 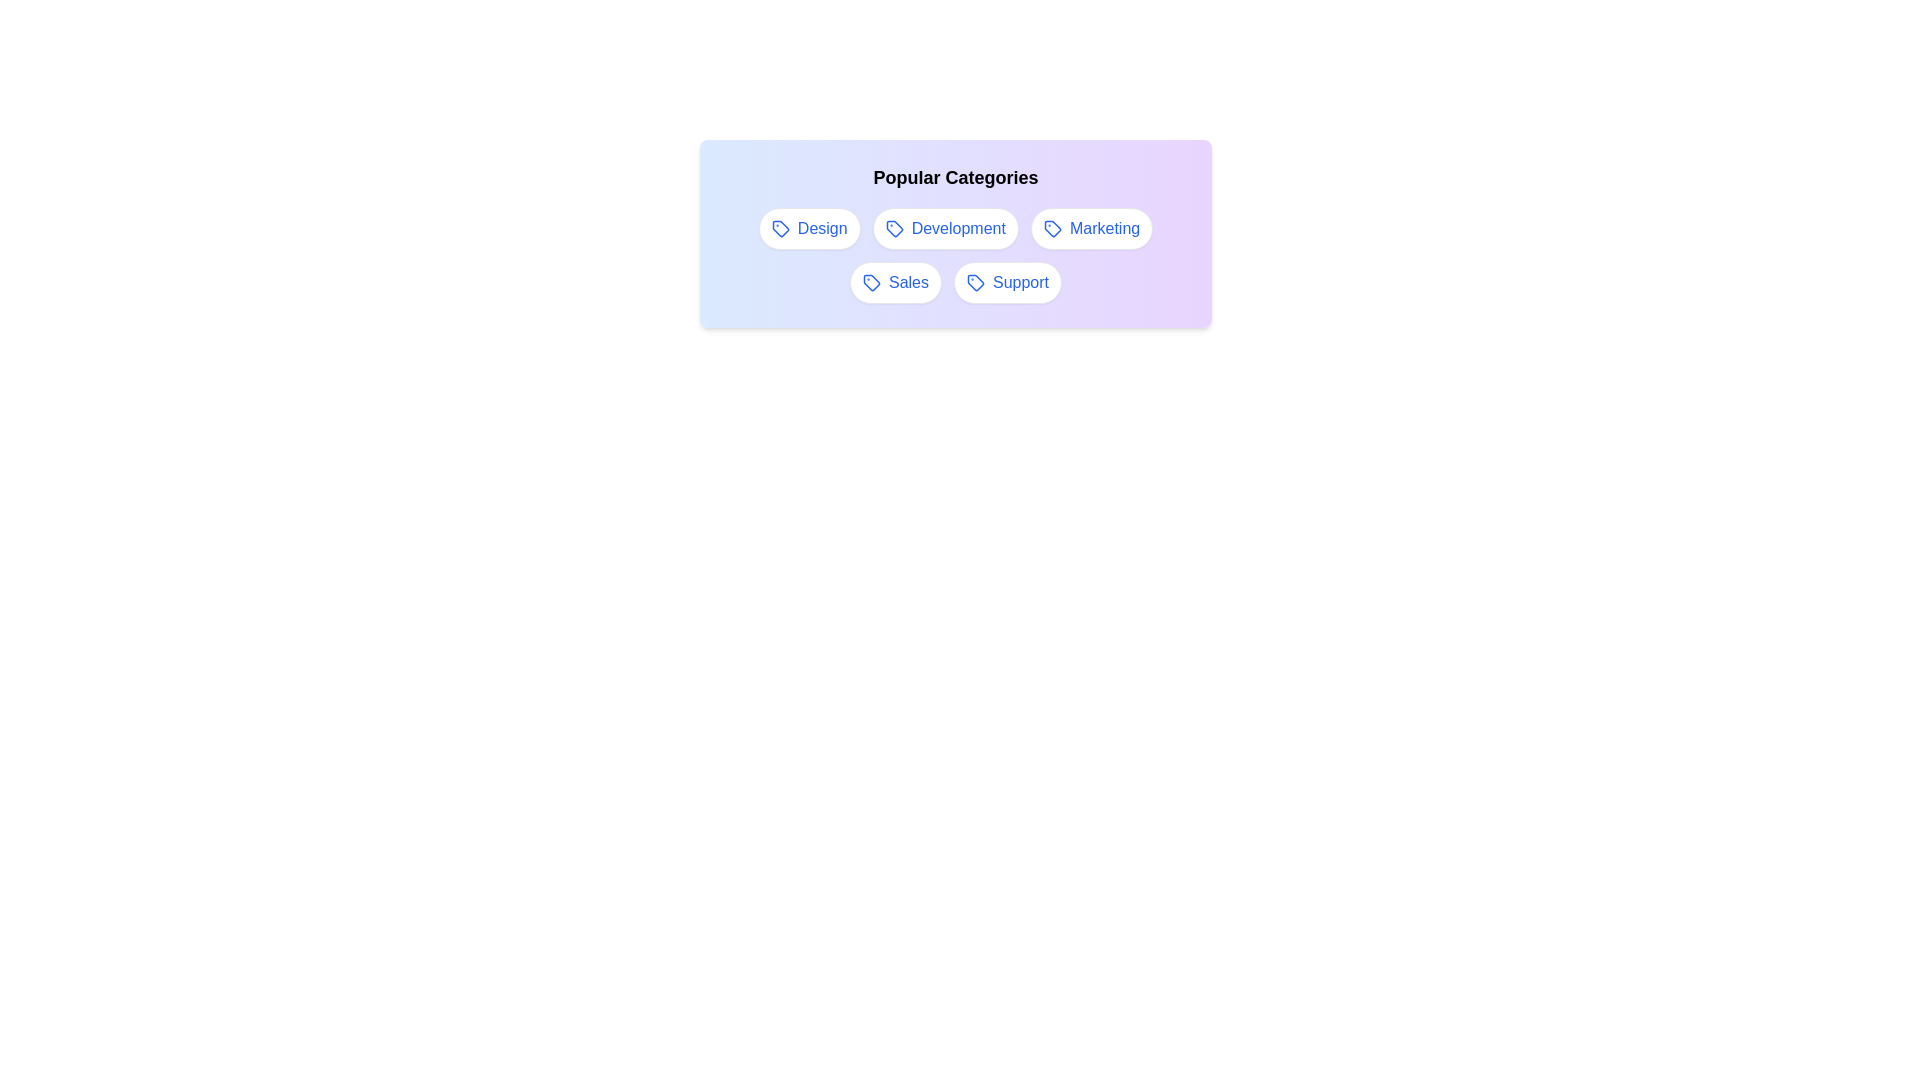 What do you see at coordinates (1091, 227) in the screenshot?
I see `the Marketing tag to select it` at bounding box center [1091, 227].